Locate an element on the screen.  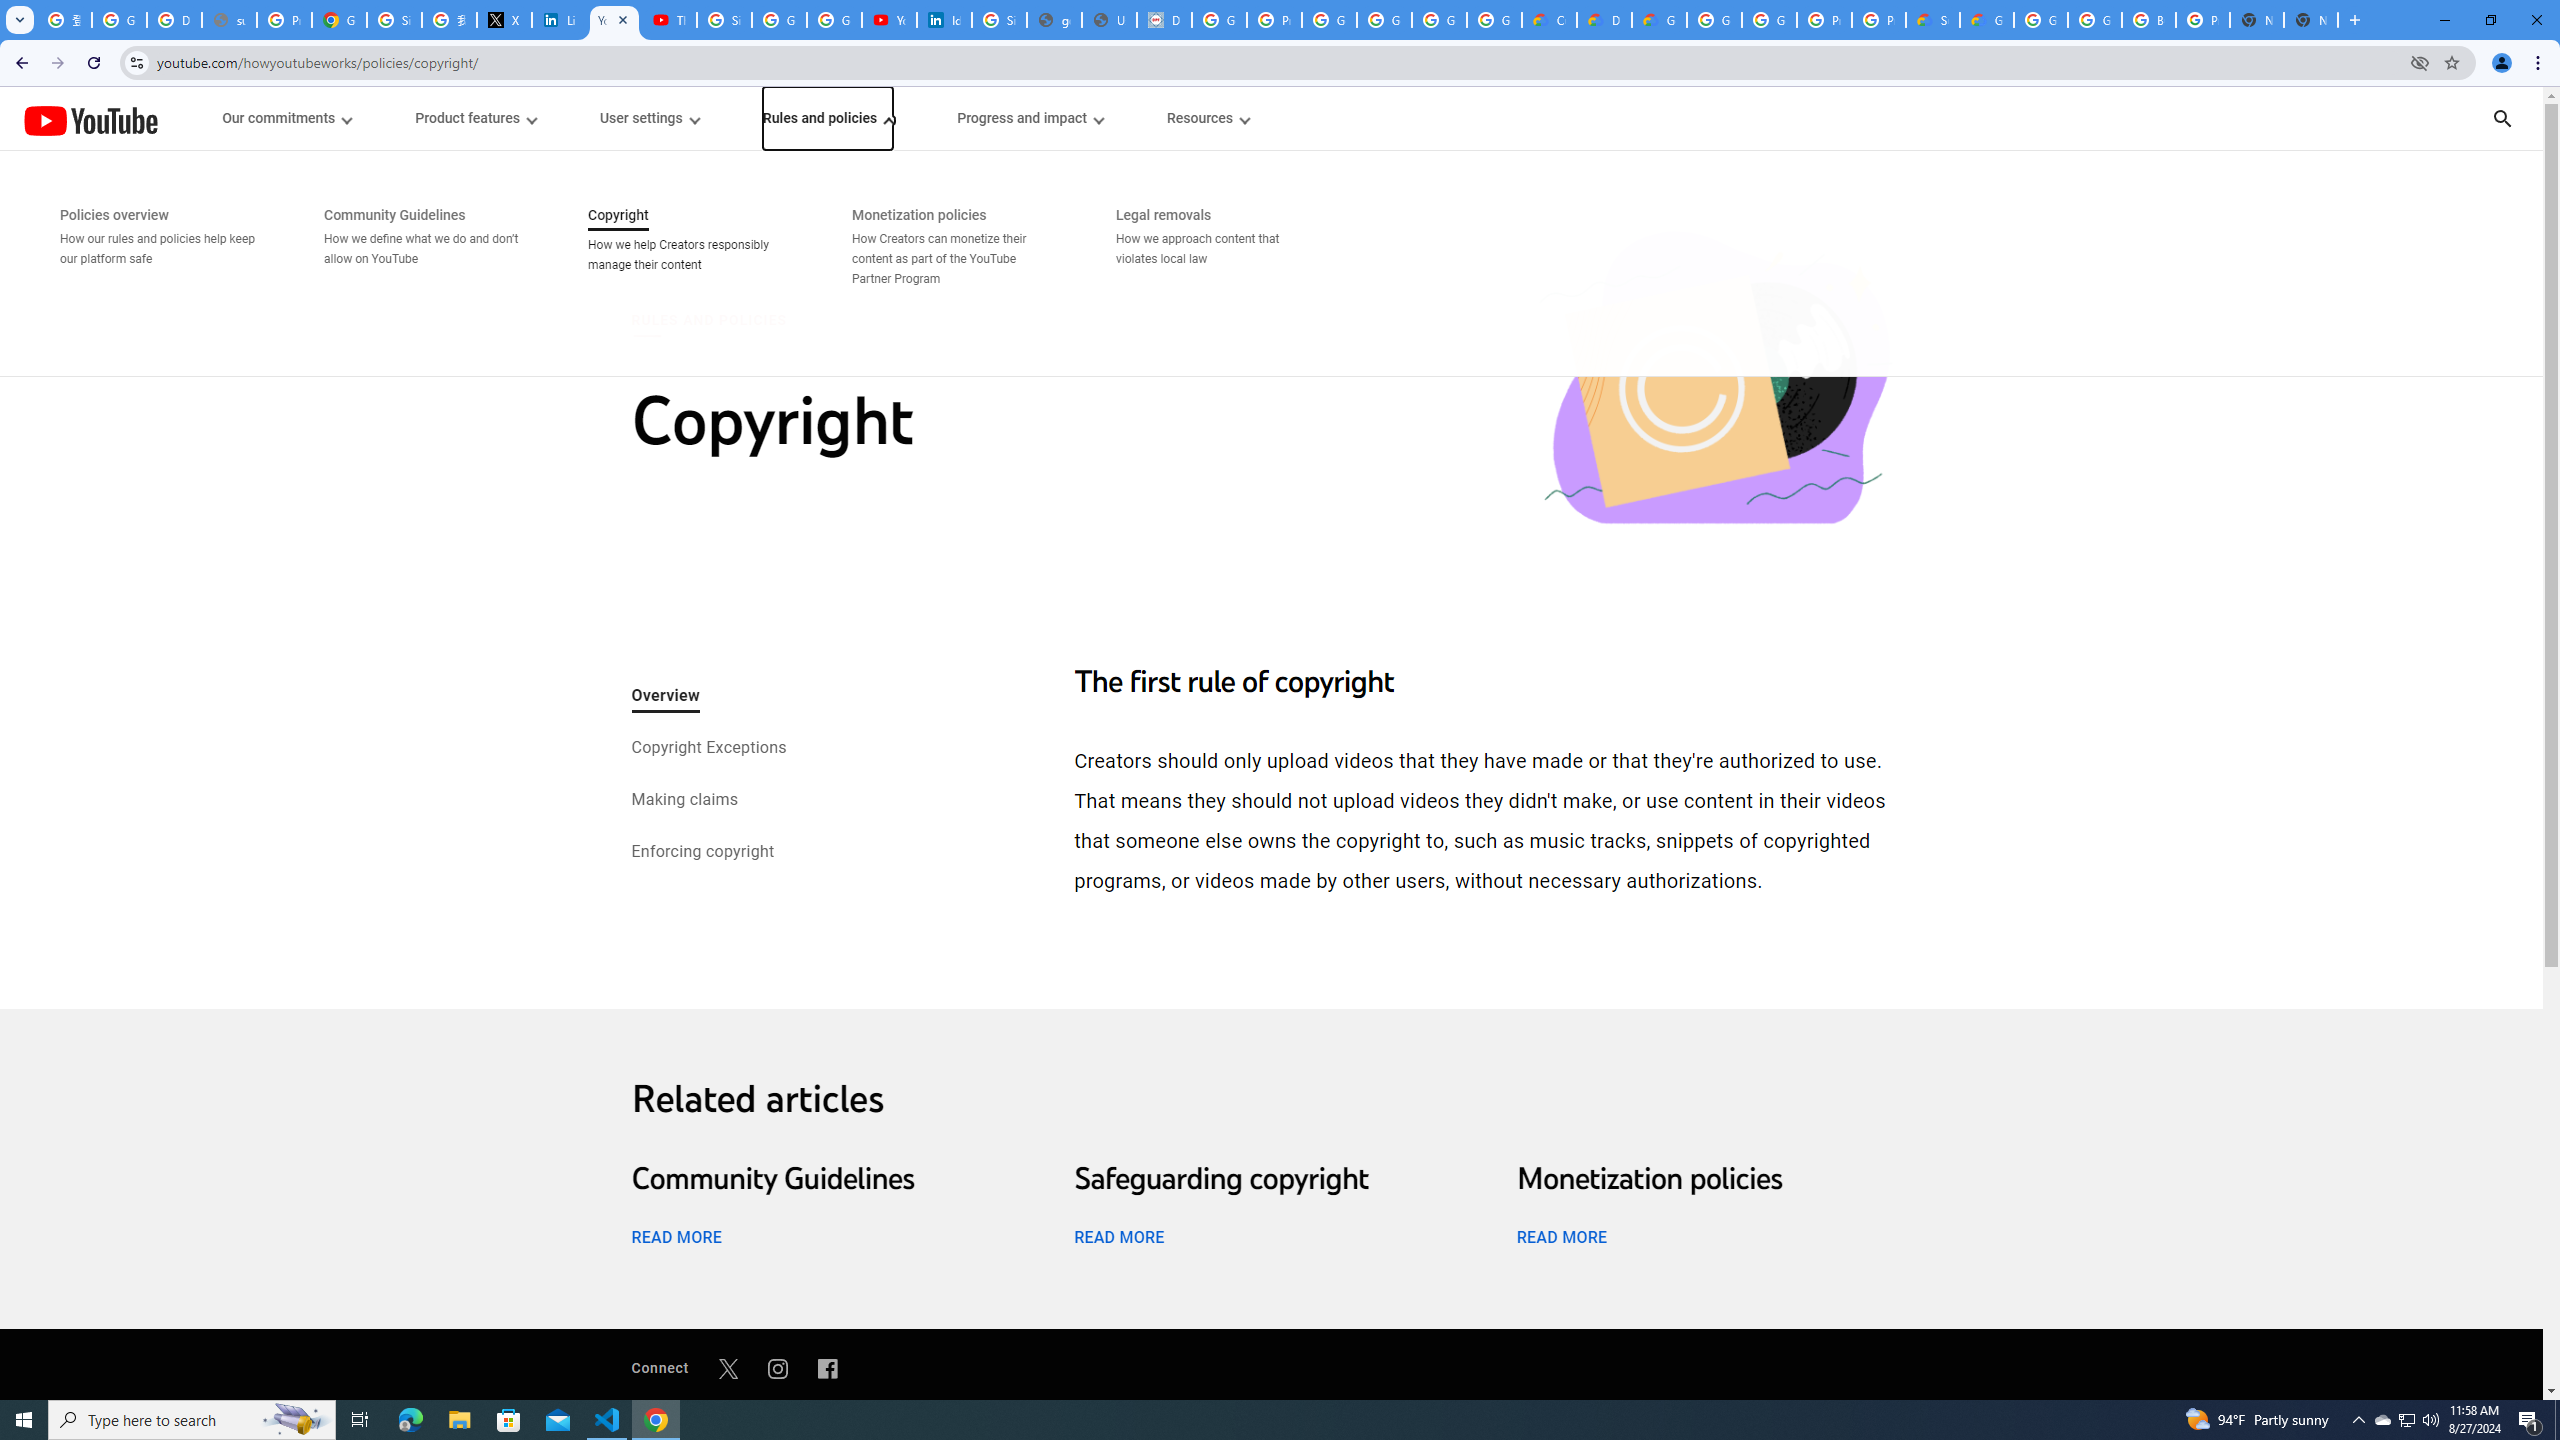
'Search' is located at coordinates (2528, 118).